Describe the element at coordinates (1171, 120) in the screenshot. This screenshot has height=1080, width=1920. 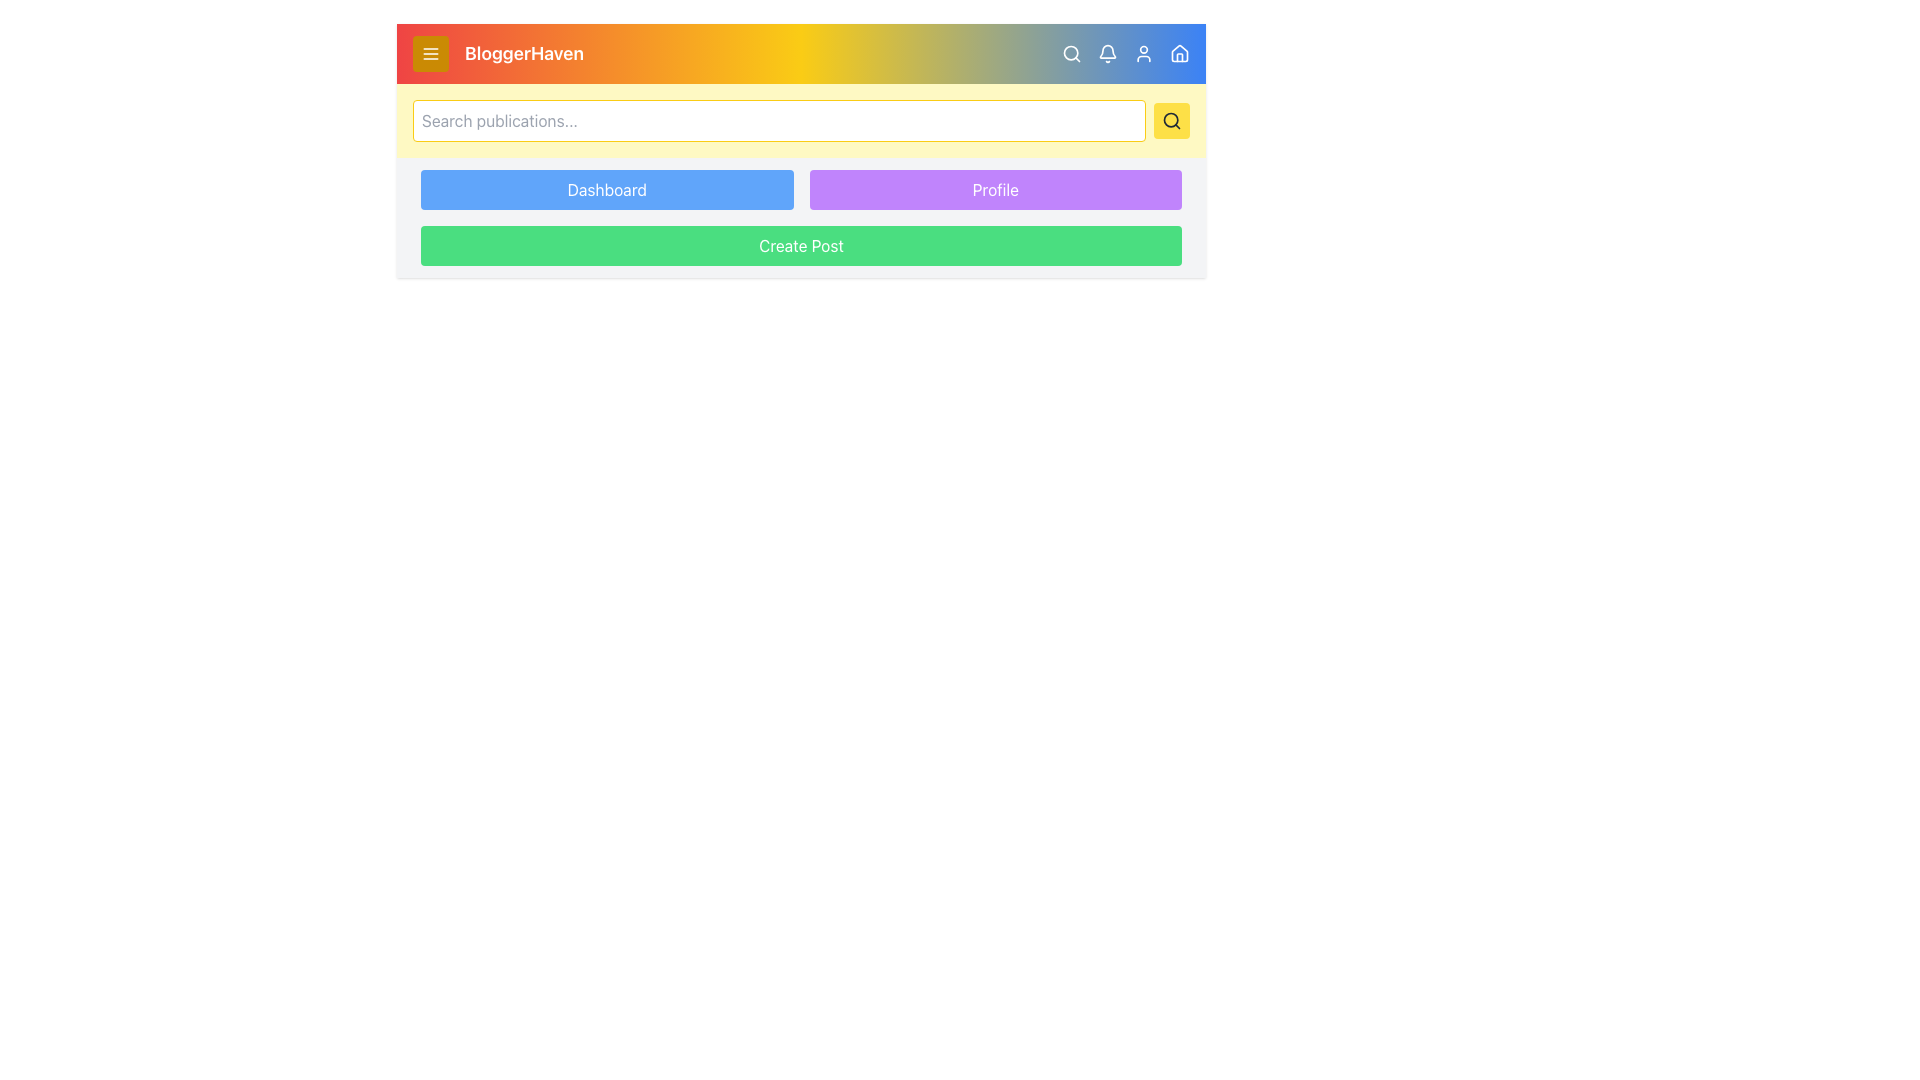
I see `the search button located at the far right of the search input field to initiate a search action` at that location.